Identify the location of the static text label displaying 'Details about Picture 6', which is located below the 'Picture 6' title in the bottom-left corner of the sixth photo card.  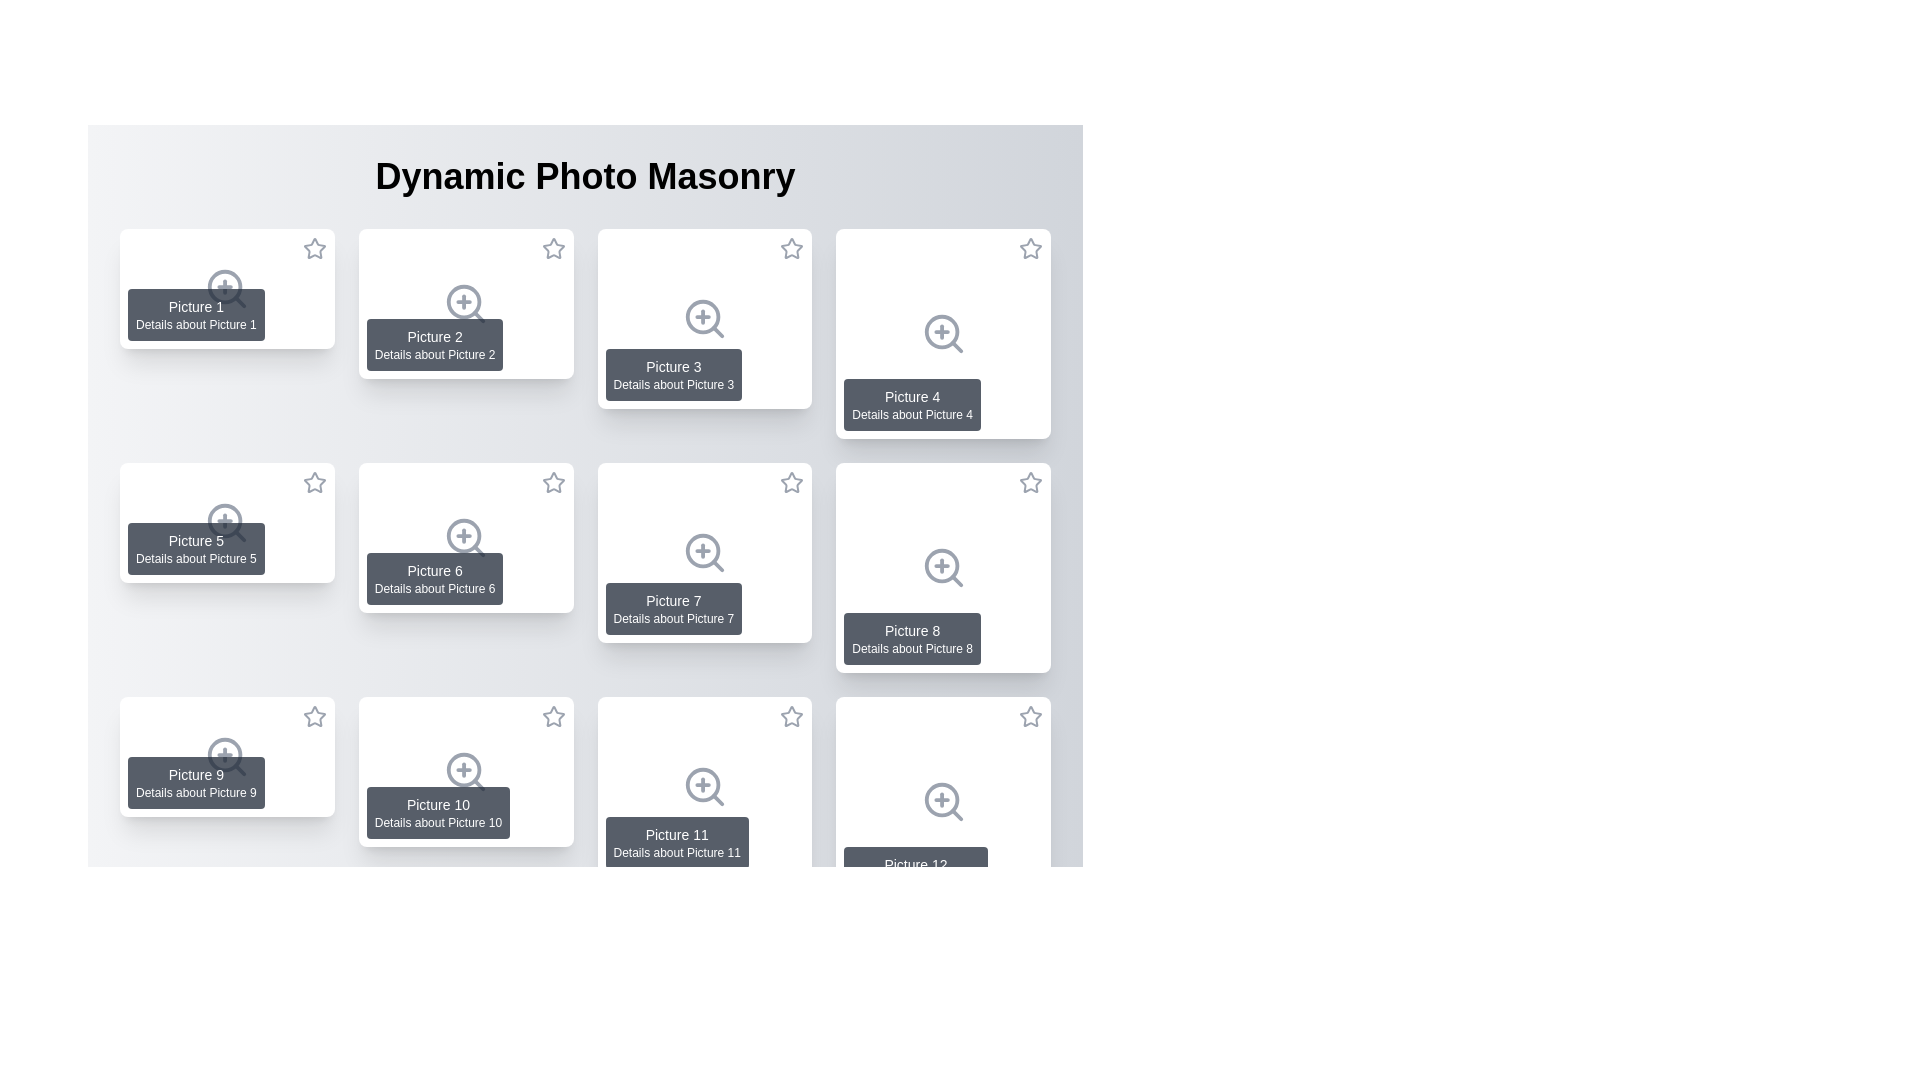
(434, 588).